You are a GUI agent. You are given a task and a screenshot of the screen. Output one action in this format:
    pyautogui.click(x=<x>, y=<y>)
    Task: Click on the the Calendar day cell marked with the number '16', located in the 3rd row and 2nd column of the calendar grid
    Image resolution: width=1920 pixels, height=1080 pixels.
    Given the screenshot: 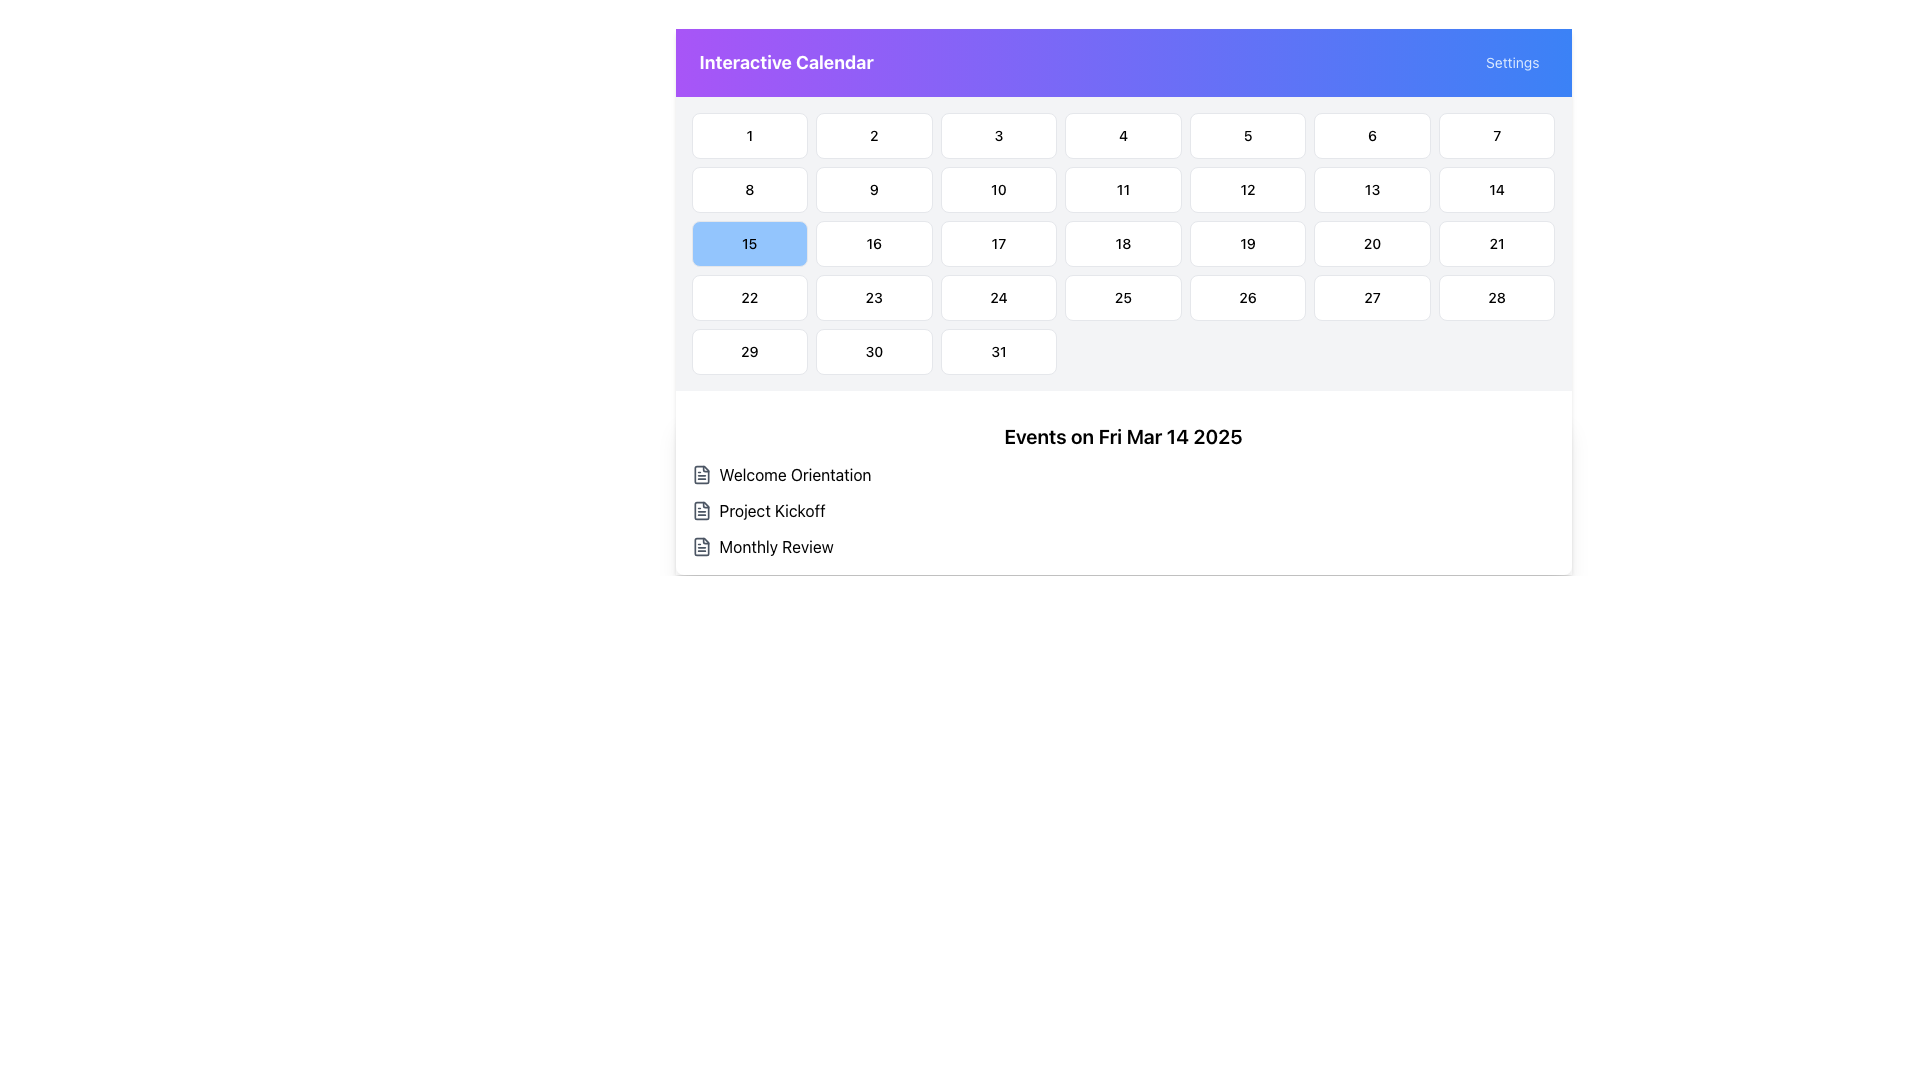 What is the action you would take?
    pyautogui.click(x=874, y=242)
    